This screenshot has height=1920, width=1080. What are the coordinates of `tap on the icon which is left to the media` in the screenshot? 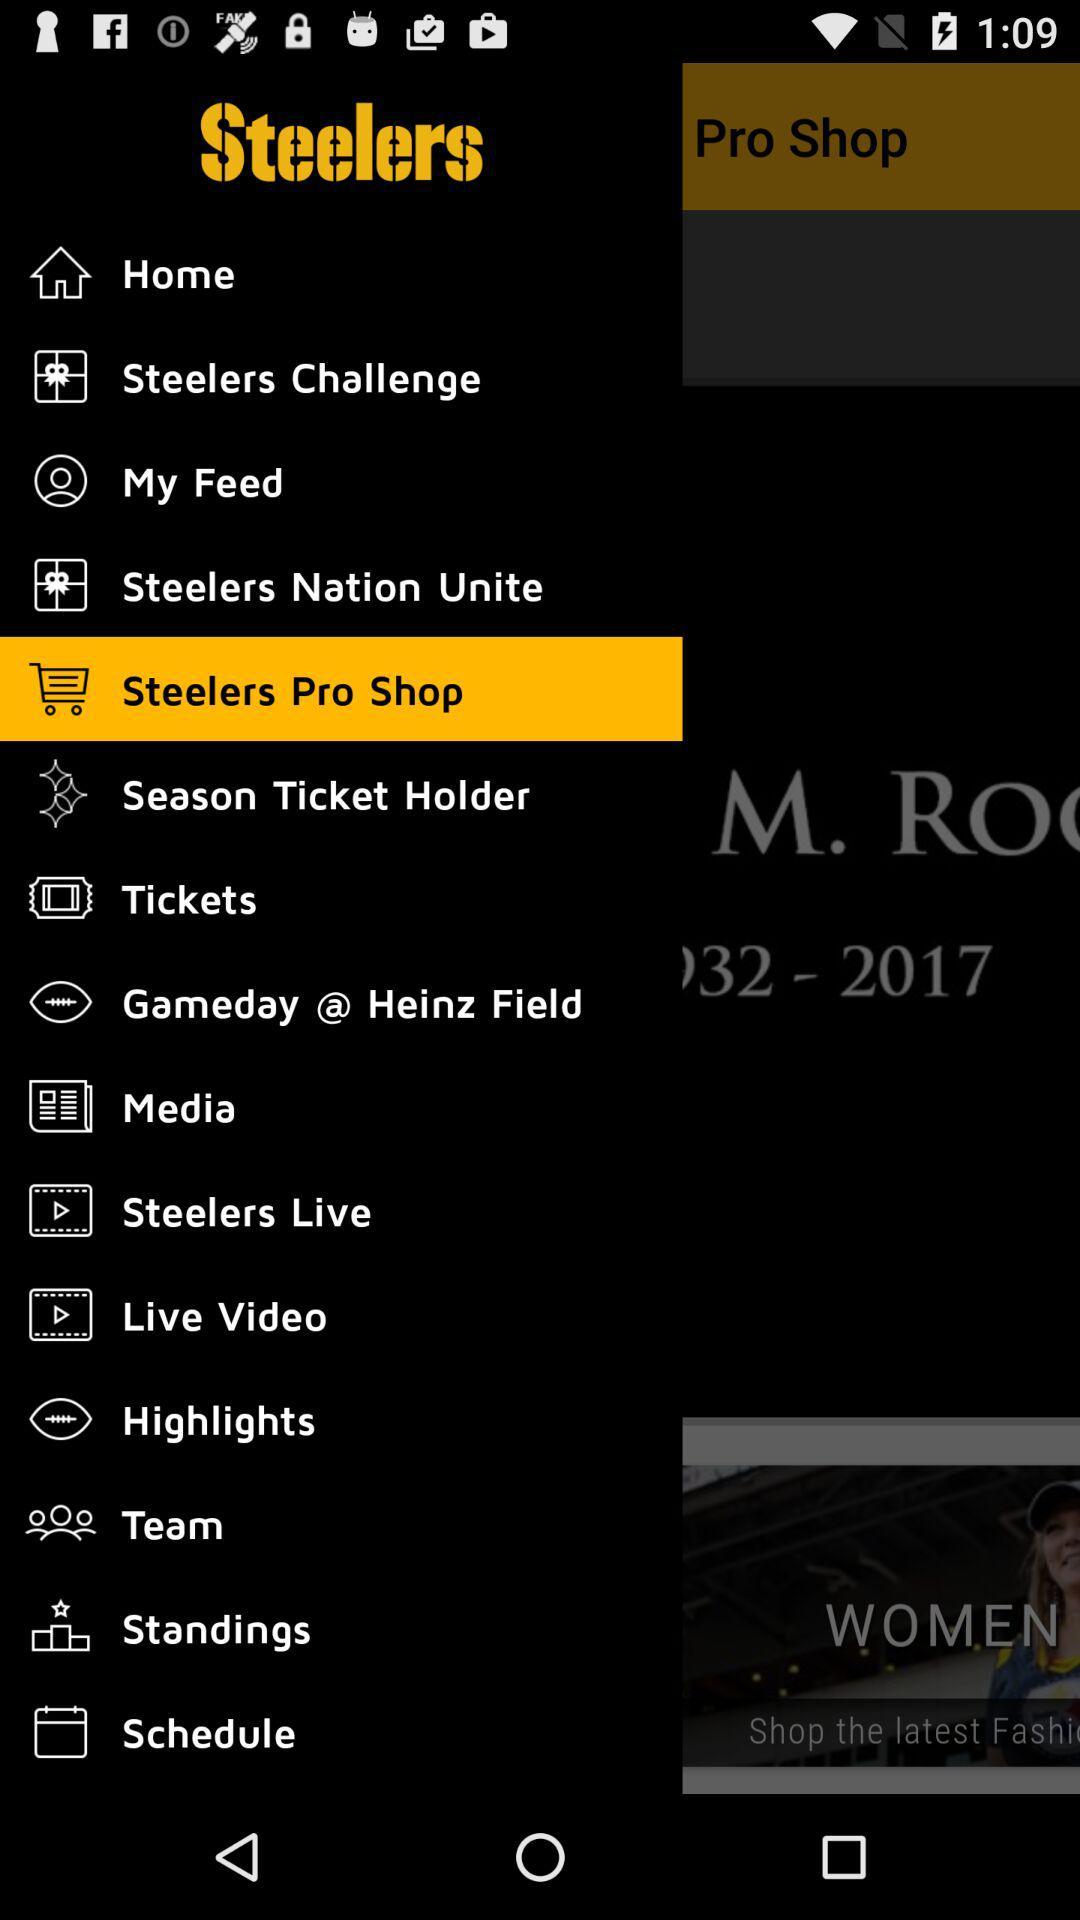 It's located at (60, 1104).